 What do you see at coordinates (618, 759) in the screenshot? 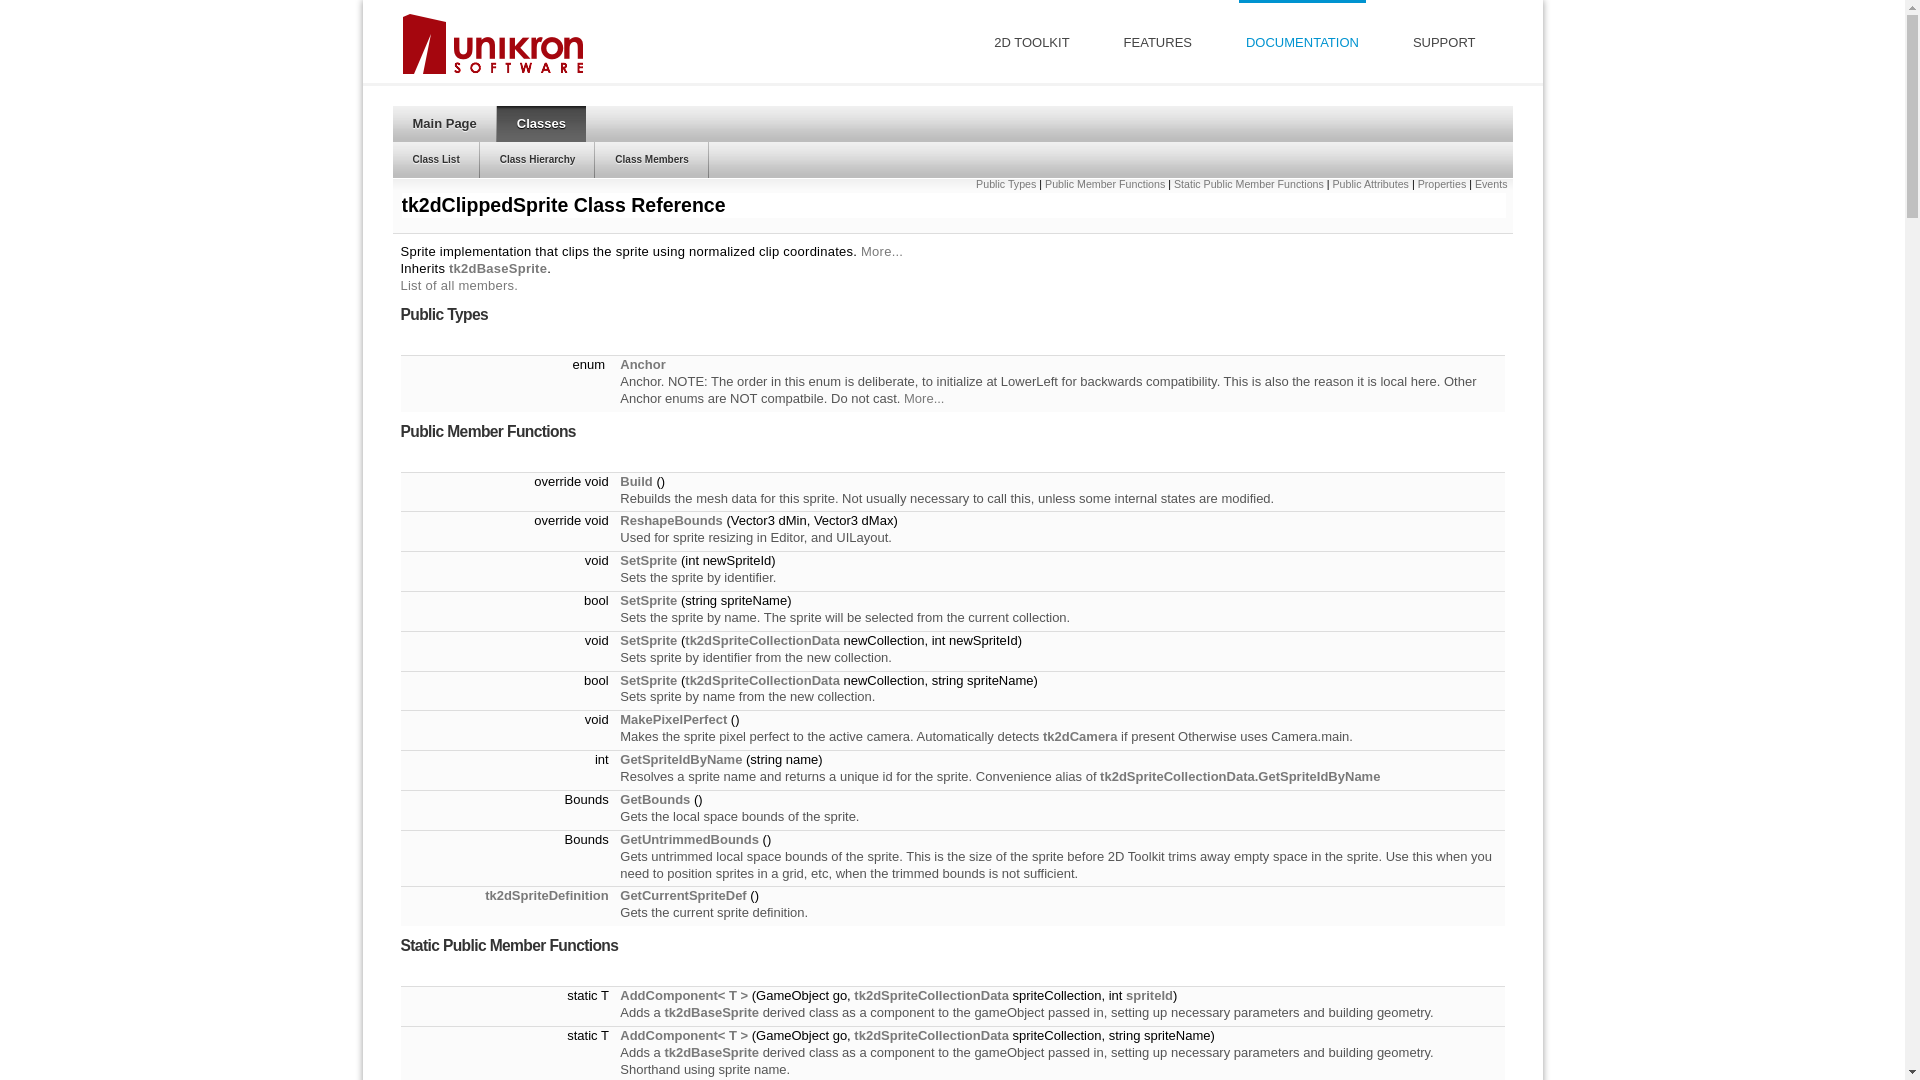
I see `'GetSpriteIdByName'` at bounding box center [618, 759].